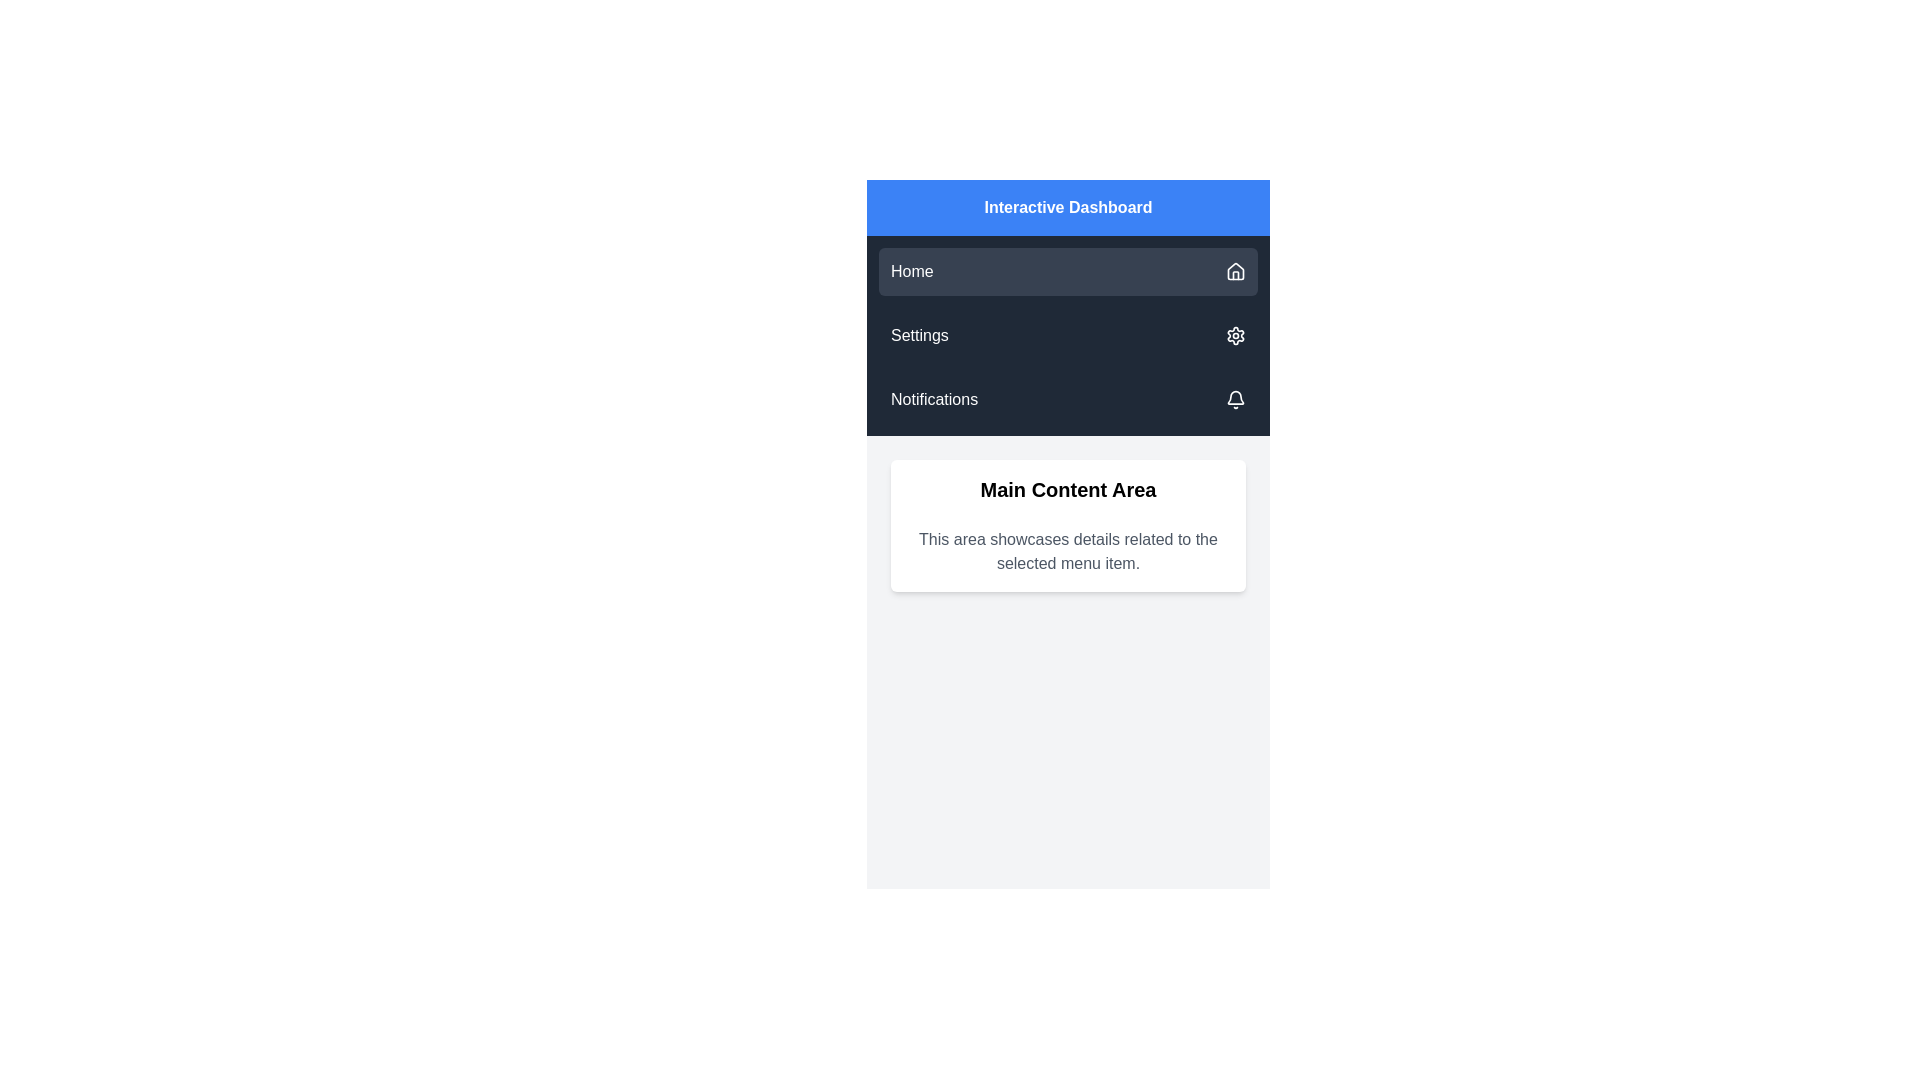  I want to click on the minimalist house icon representing the 'Home' concept, located in the upper-left section of the interface near the text label 'Home', so click(1235, 272).